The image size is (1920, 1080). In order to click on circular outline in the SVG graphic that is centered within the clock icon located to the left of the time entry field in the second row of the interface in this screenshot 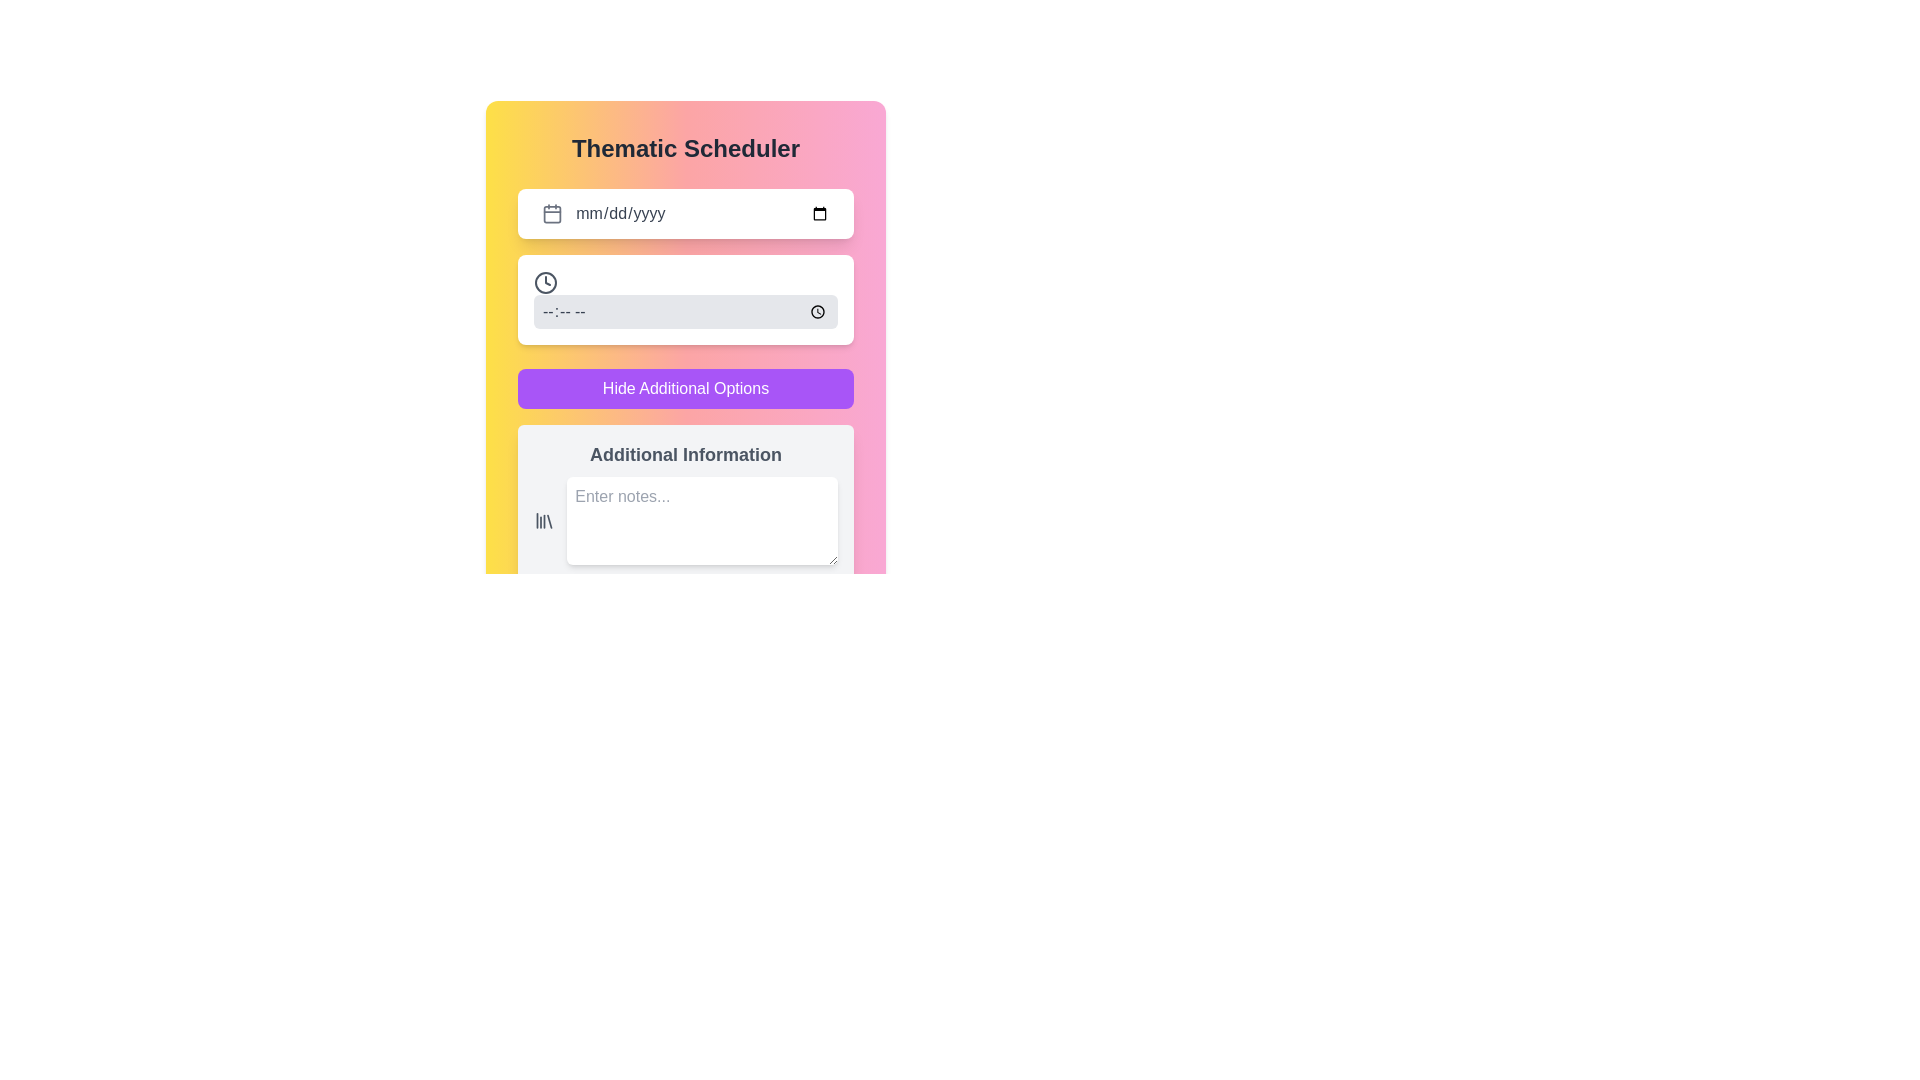, I will do `click(546, 282)`.